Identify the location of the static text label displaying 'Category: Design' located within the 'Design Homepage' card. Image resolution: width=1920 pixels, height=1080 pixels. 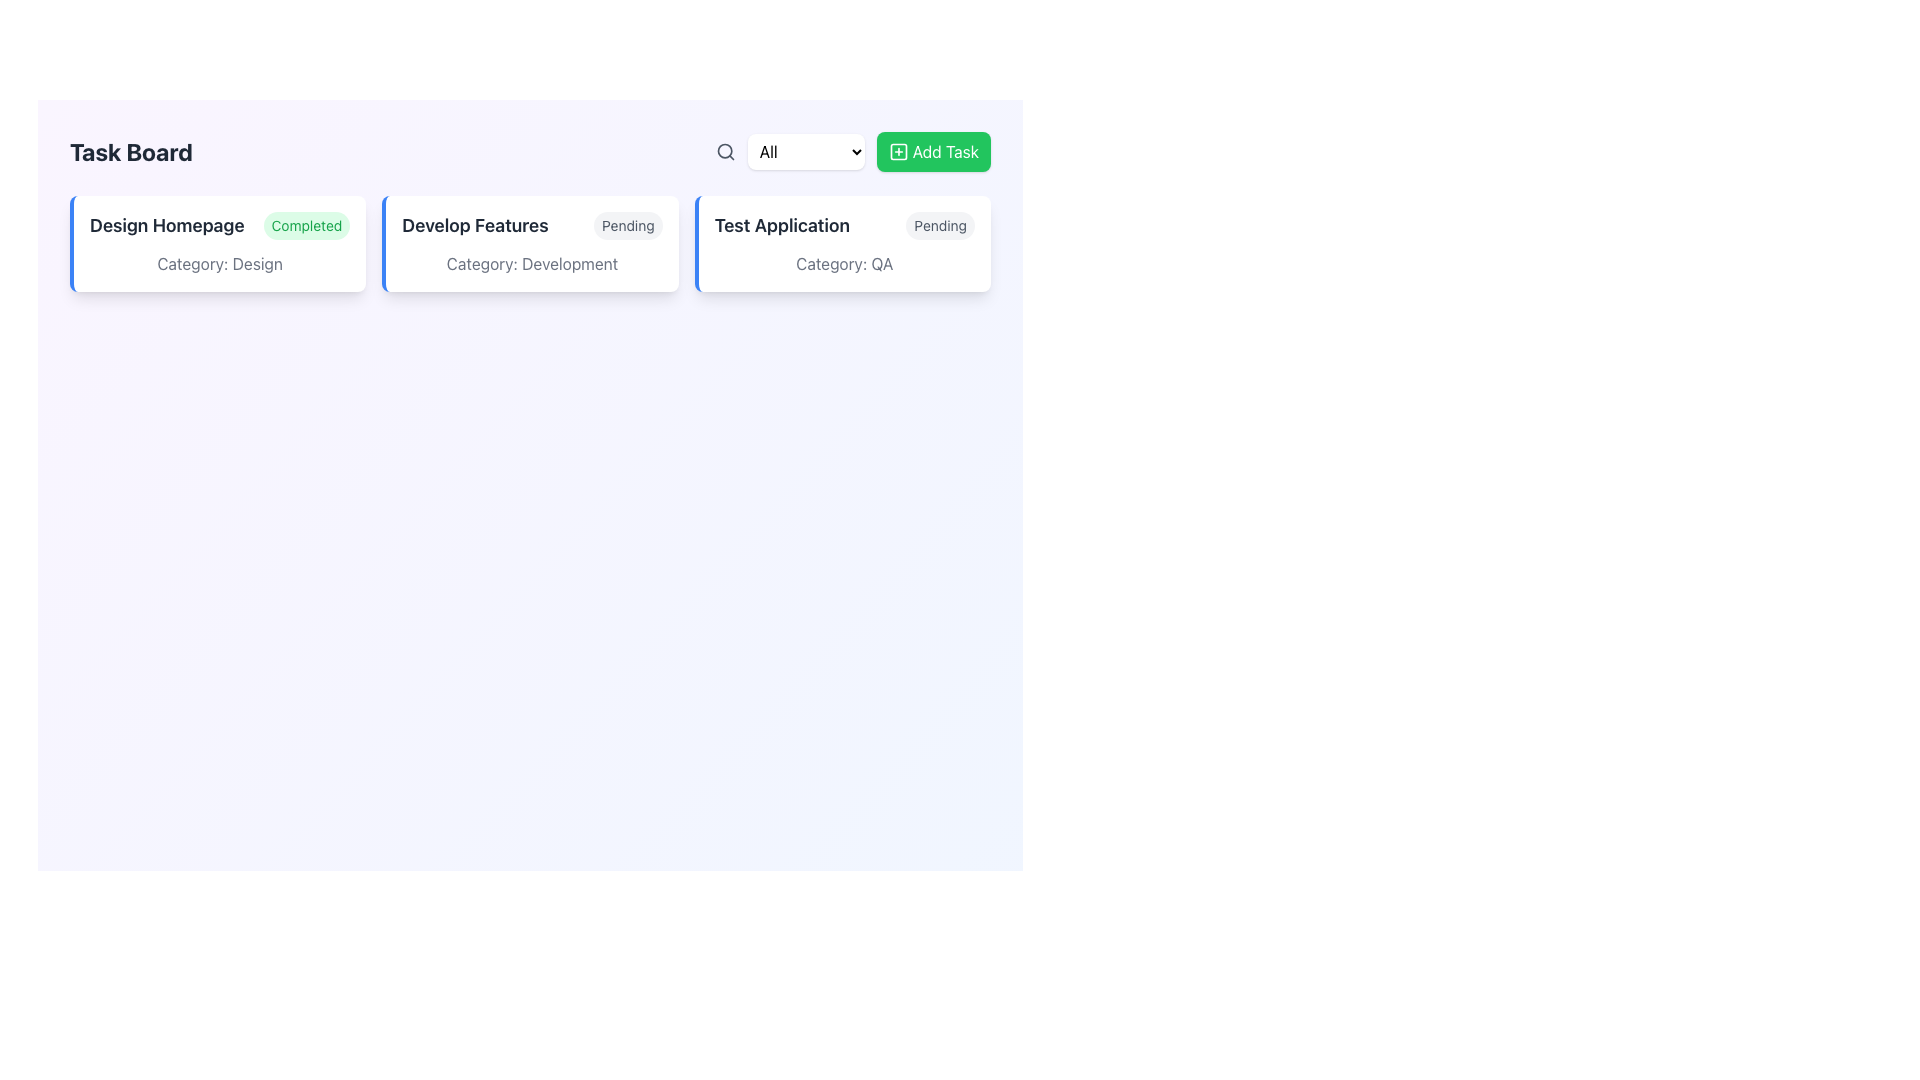
(220, 262).